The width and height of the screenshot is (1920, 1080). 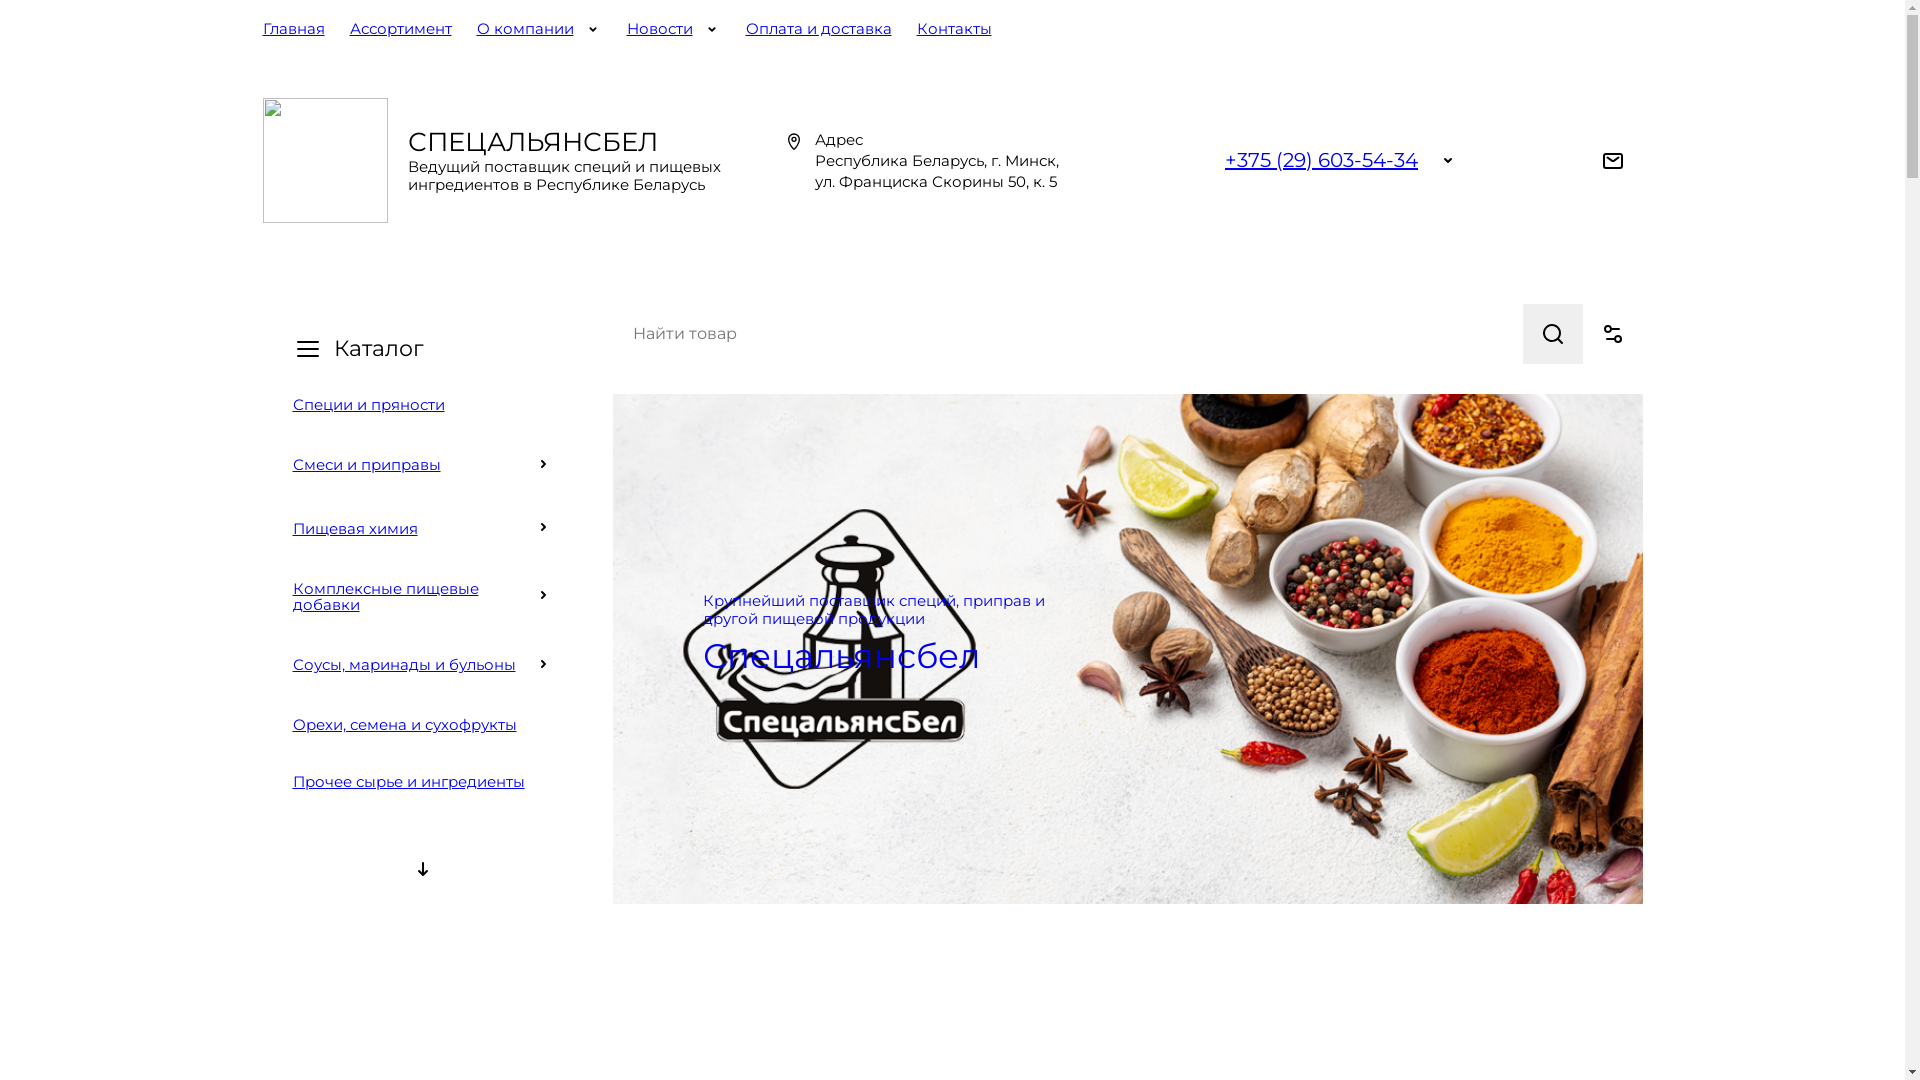 I want to click on '+375 (29) 603-54-34', so click(x=1223, y=158).